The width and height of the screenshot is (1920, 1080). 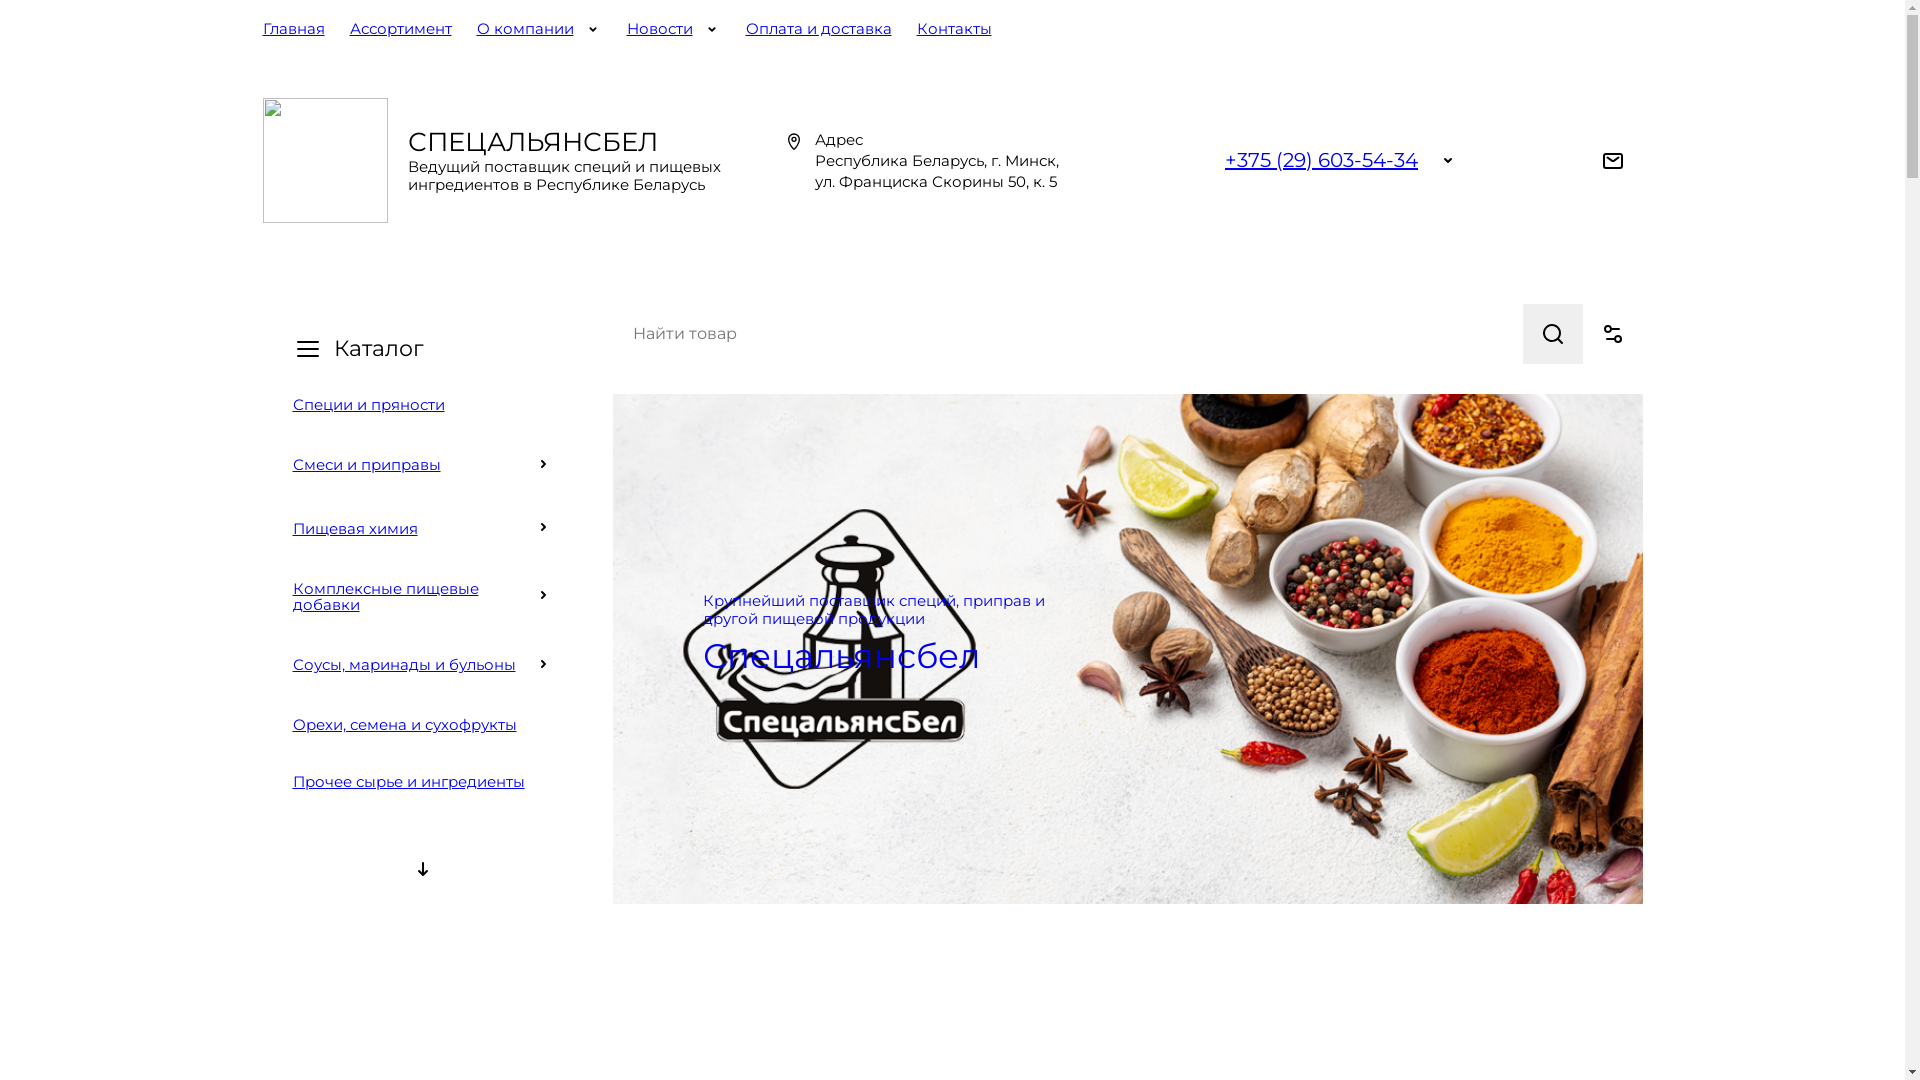 I want to click on '+375 (29) 603-54-34', so click(x=1223, y=158).